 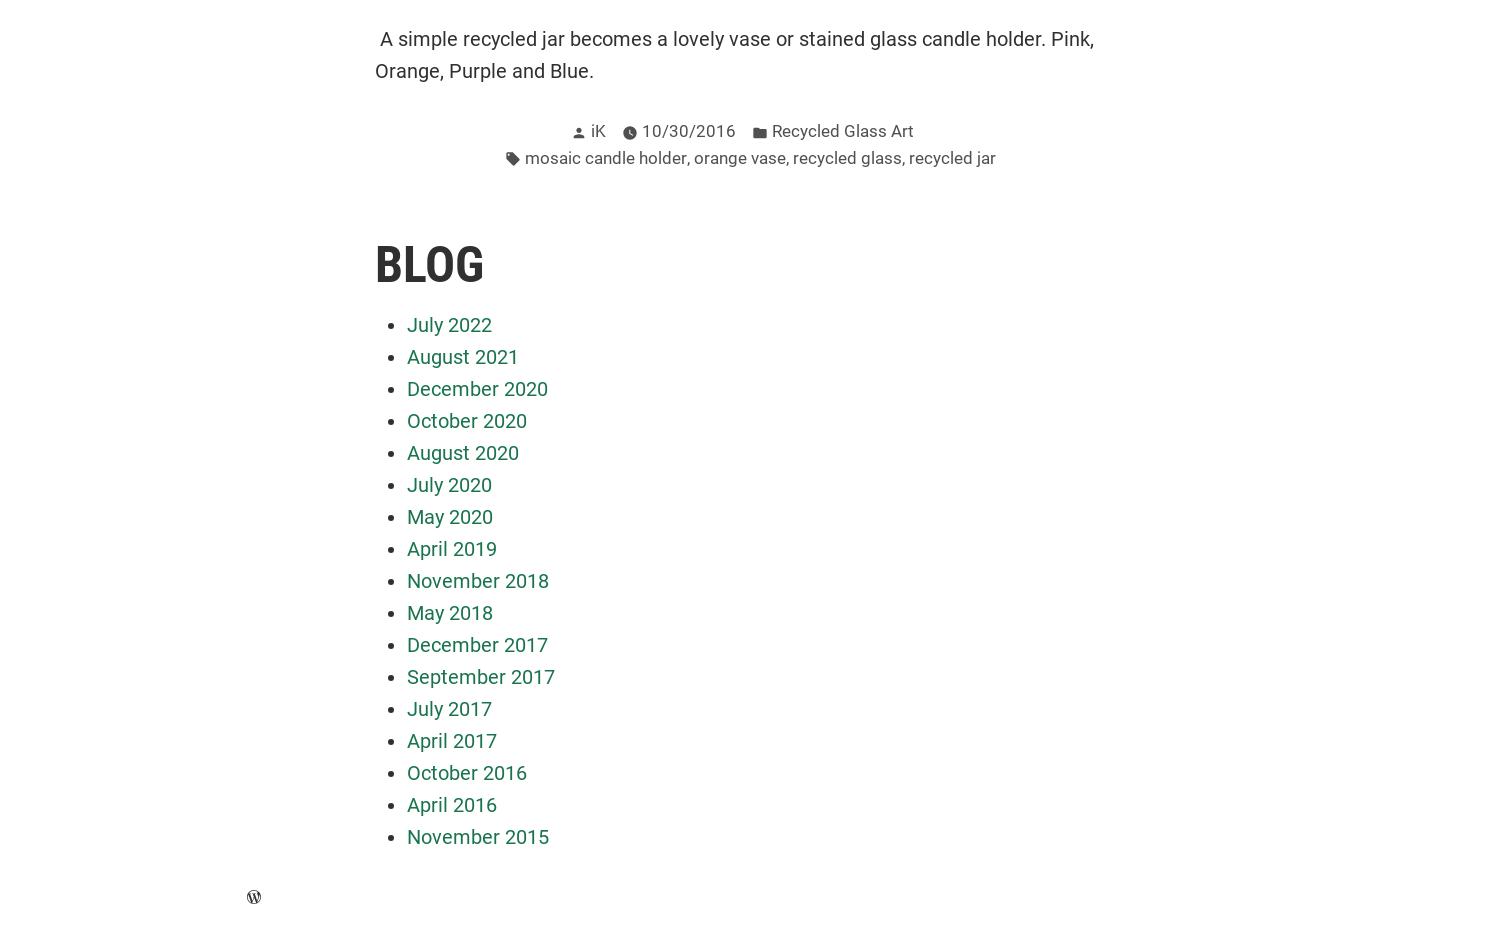 What do you see at coordinates (640, 131) in the screenshot?
I see `'10/30/2016'` at bounding box center [640, 131].